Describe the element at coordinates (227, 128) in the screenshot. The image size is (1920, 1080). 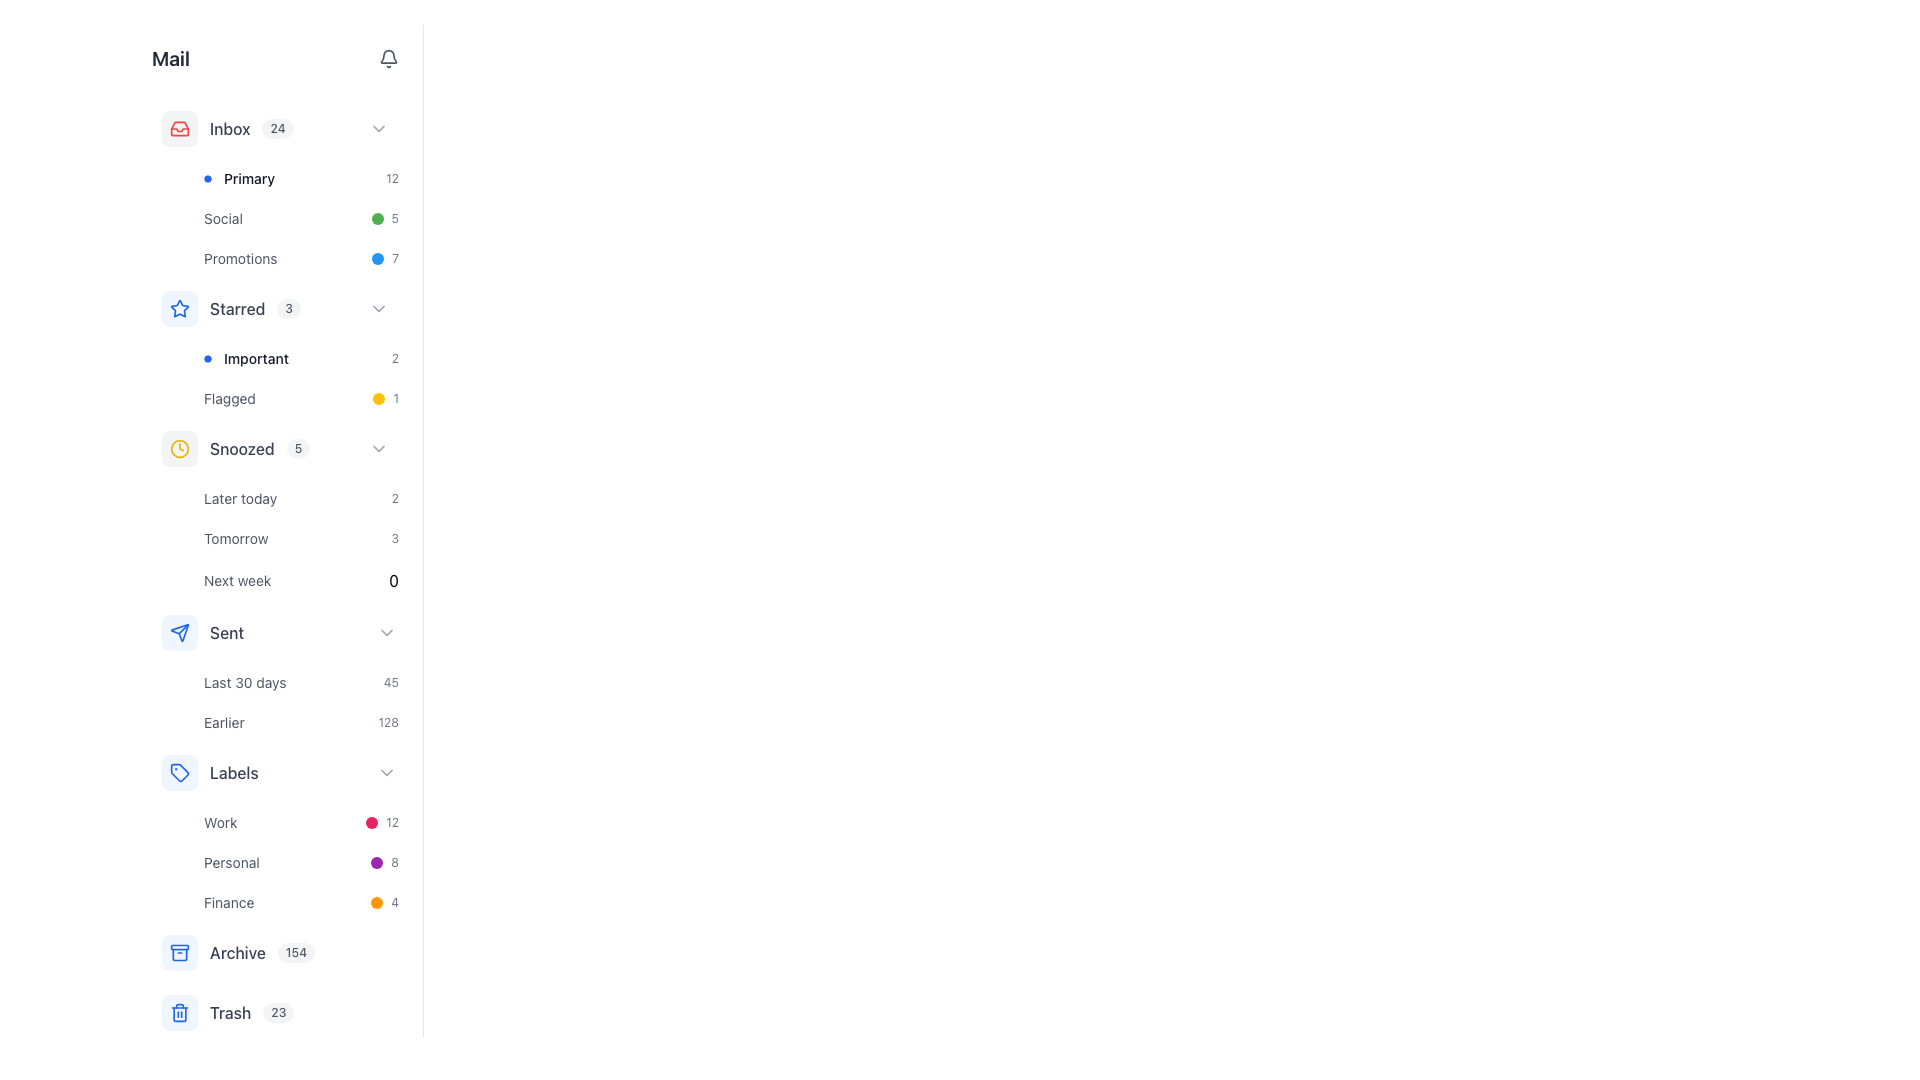
I see `the second navigation menu item labeled 'Inbox' in the left-side menu of the mail application` at that location.